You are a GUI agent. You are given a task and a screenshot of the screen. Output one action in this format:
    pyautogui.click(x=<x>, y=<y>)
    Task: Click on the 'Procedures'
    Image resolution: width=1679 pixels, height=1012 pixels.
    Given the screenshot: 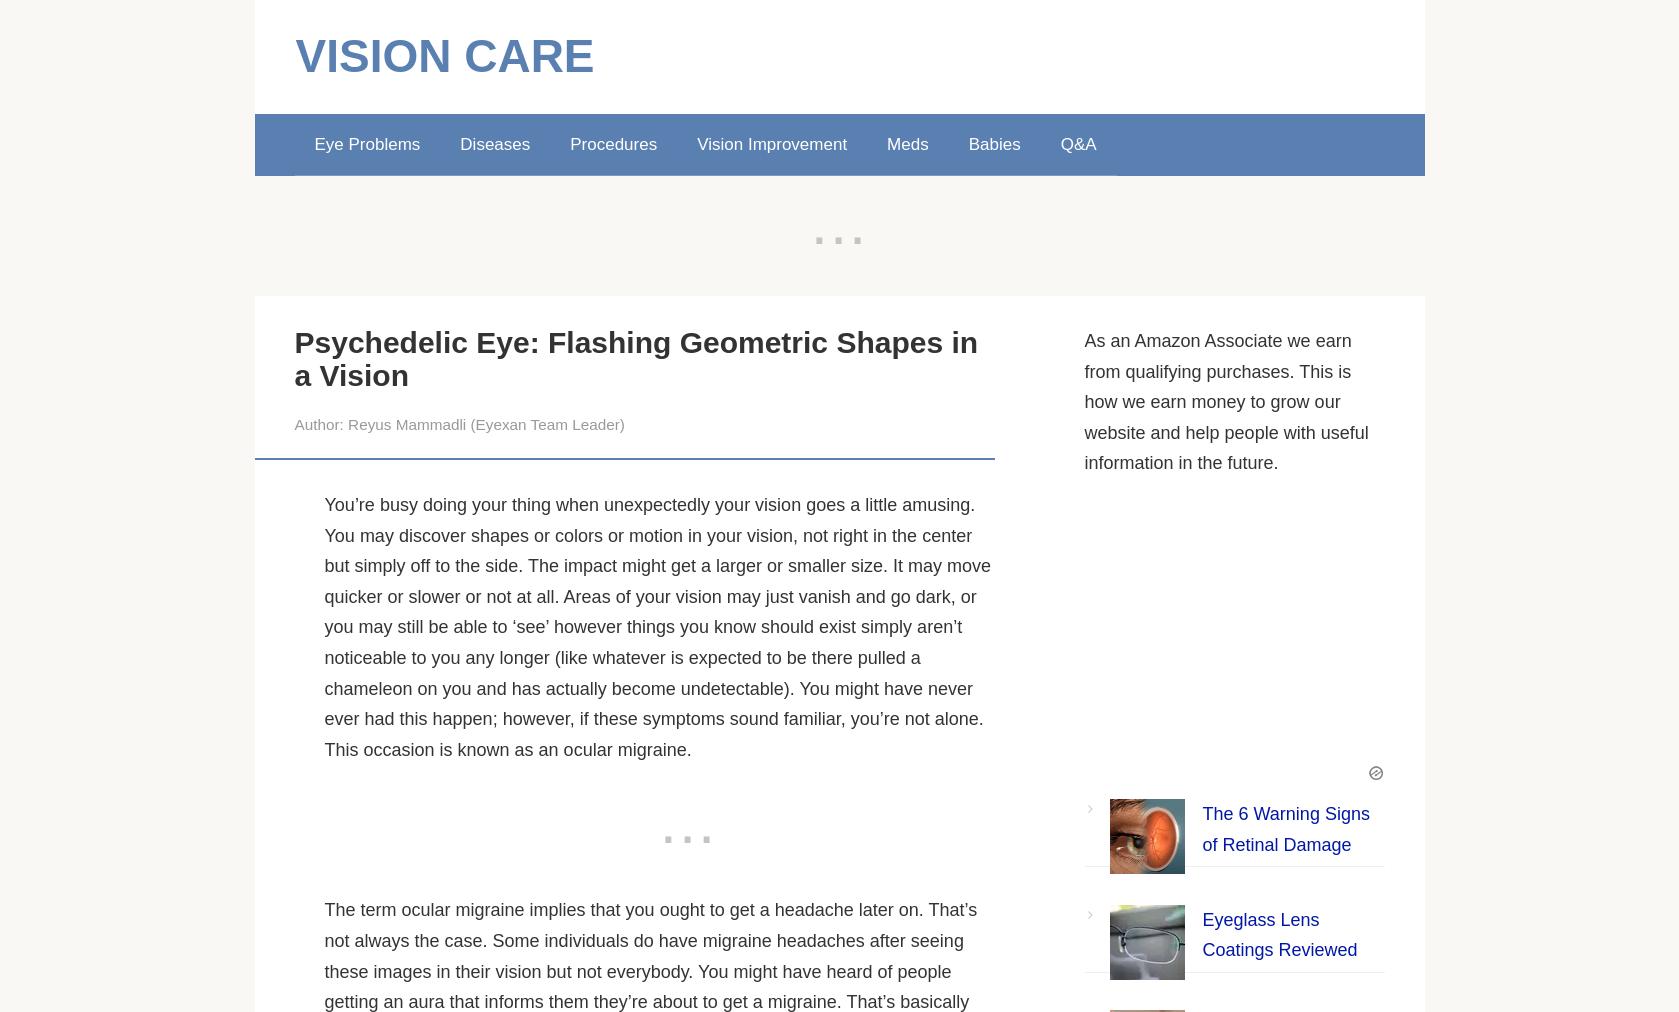 What is the action you would take?
    pyautogui.click(x=613, y=143)
    